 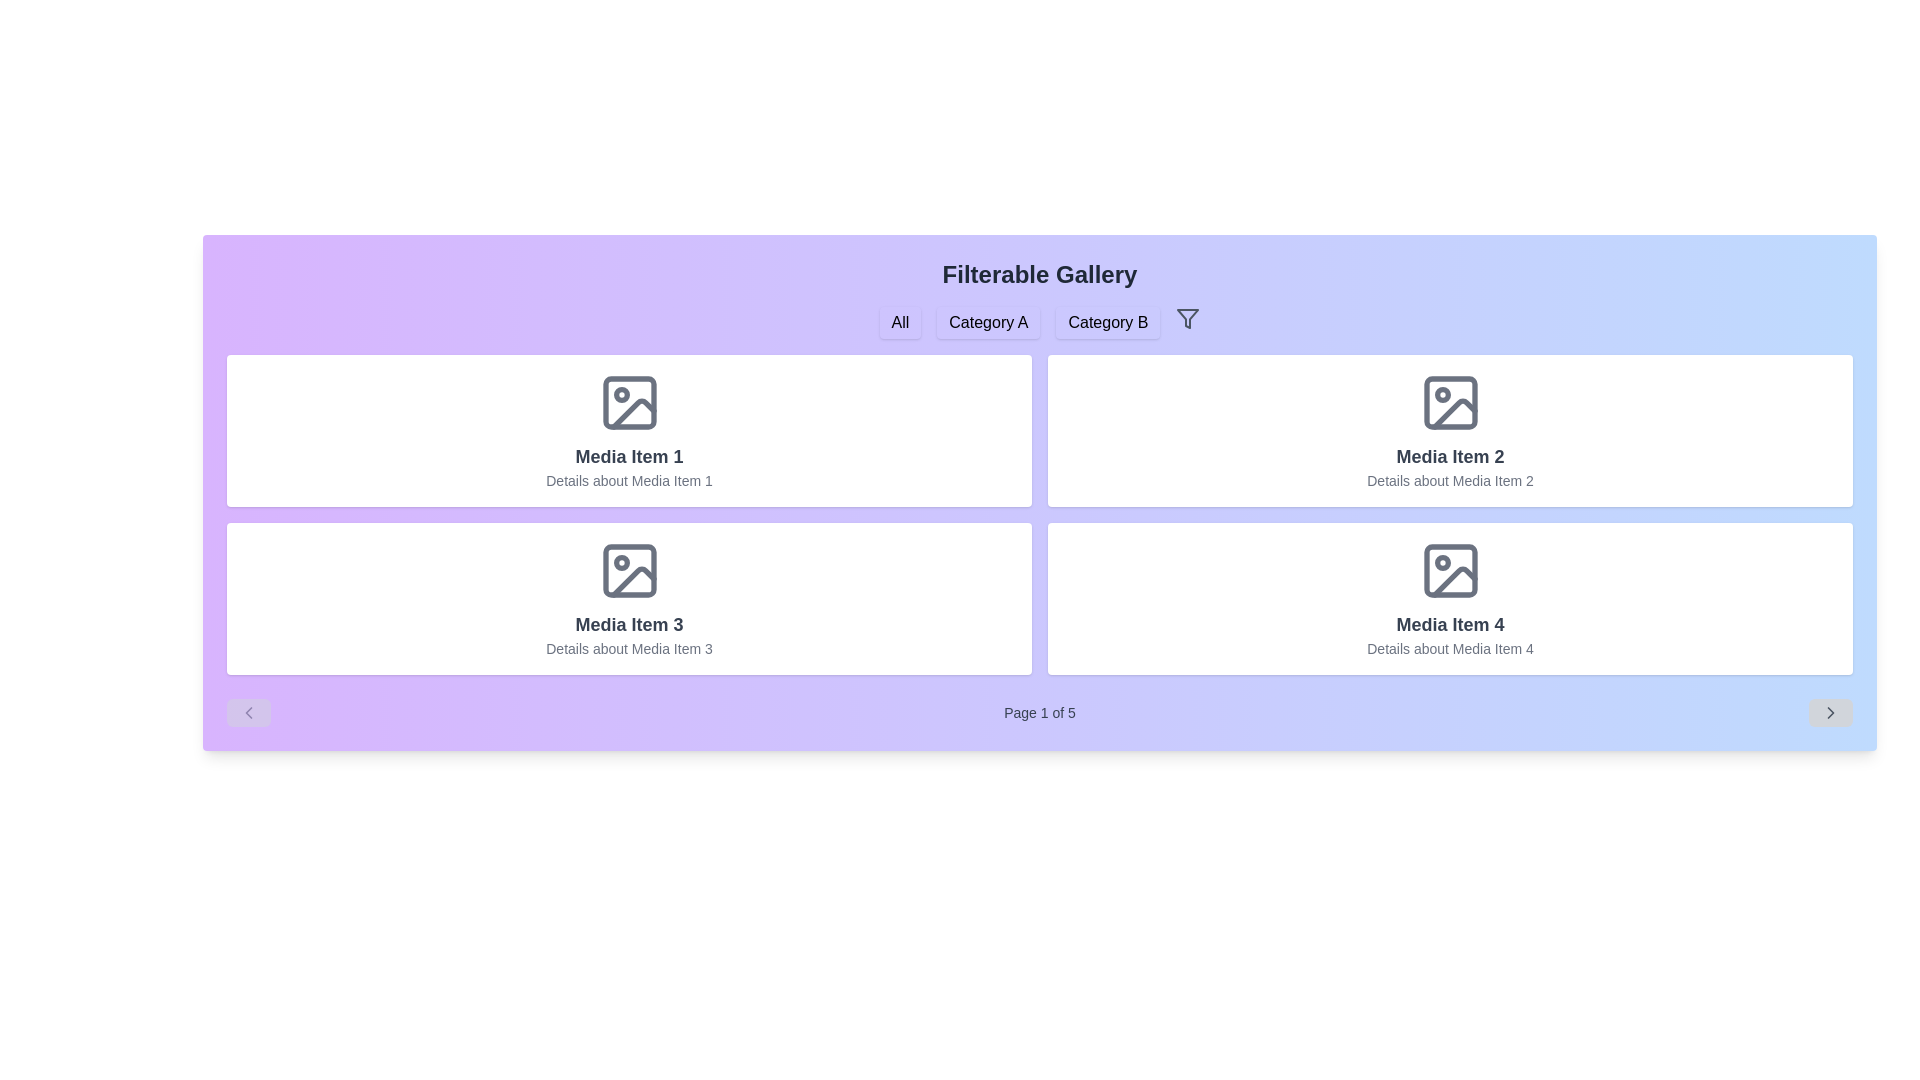 What do you see at coordinates (1450, 402) in the screenshot?
I see `the icon located at the top of the card titled 'Media Item 2' in the upper-right quadrant of the gallery grid` at bounding box center [1450, 402].